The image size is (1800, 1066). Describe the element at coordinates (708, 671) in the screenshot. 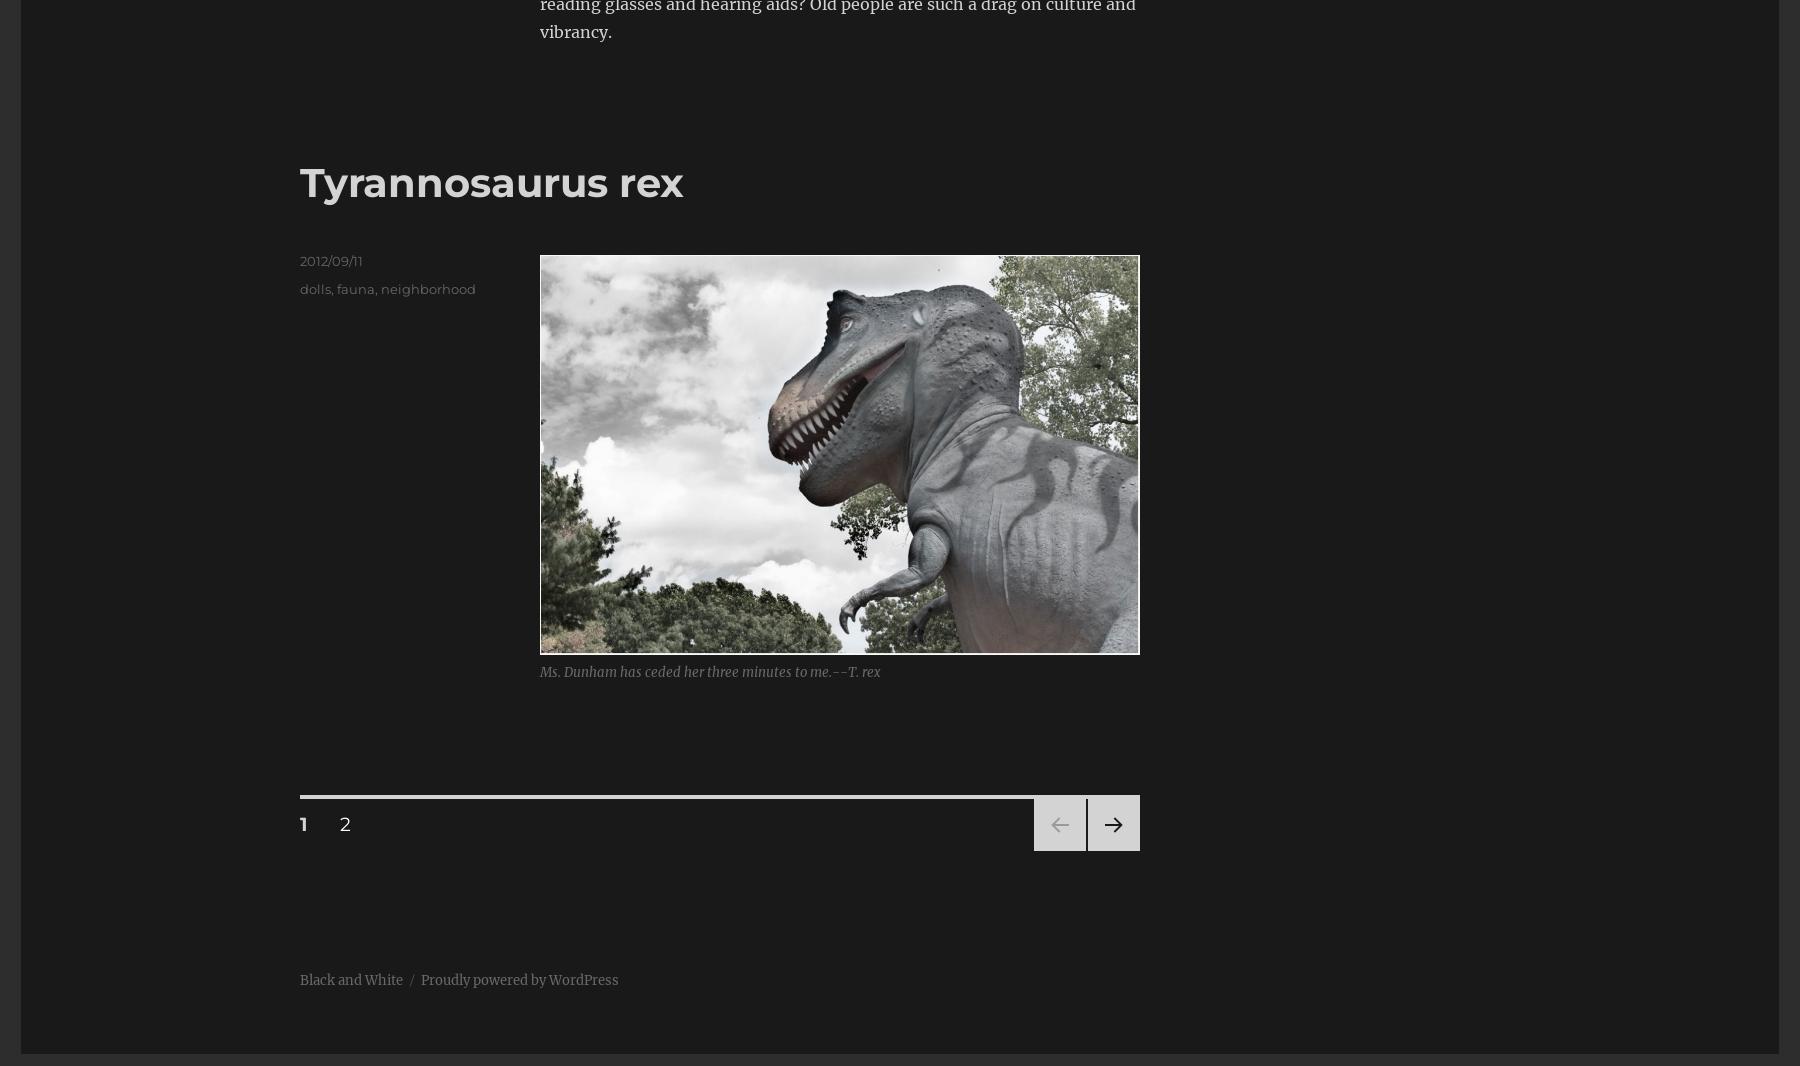

I see `'Ms. Dunham has ceded her three minutes to me.--T. rex'` at that location.